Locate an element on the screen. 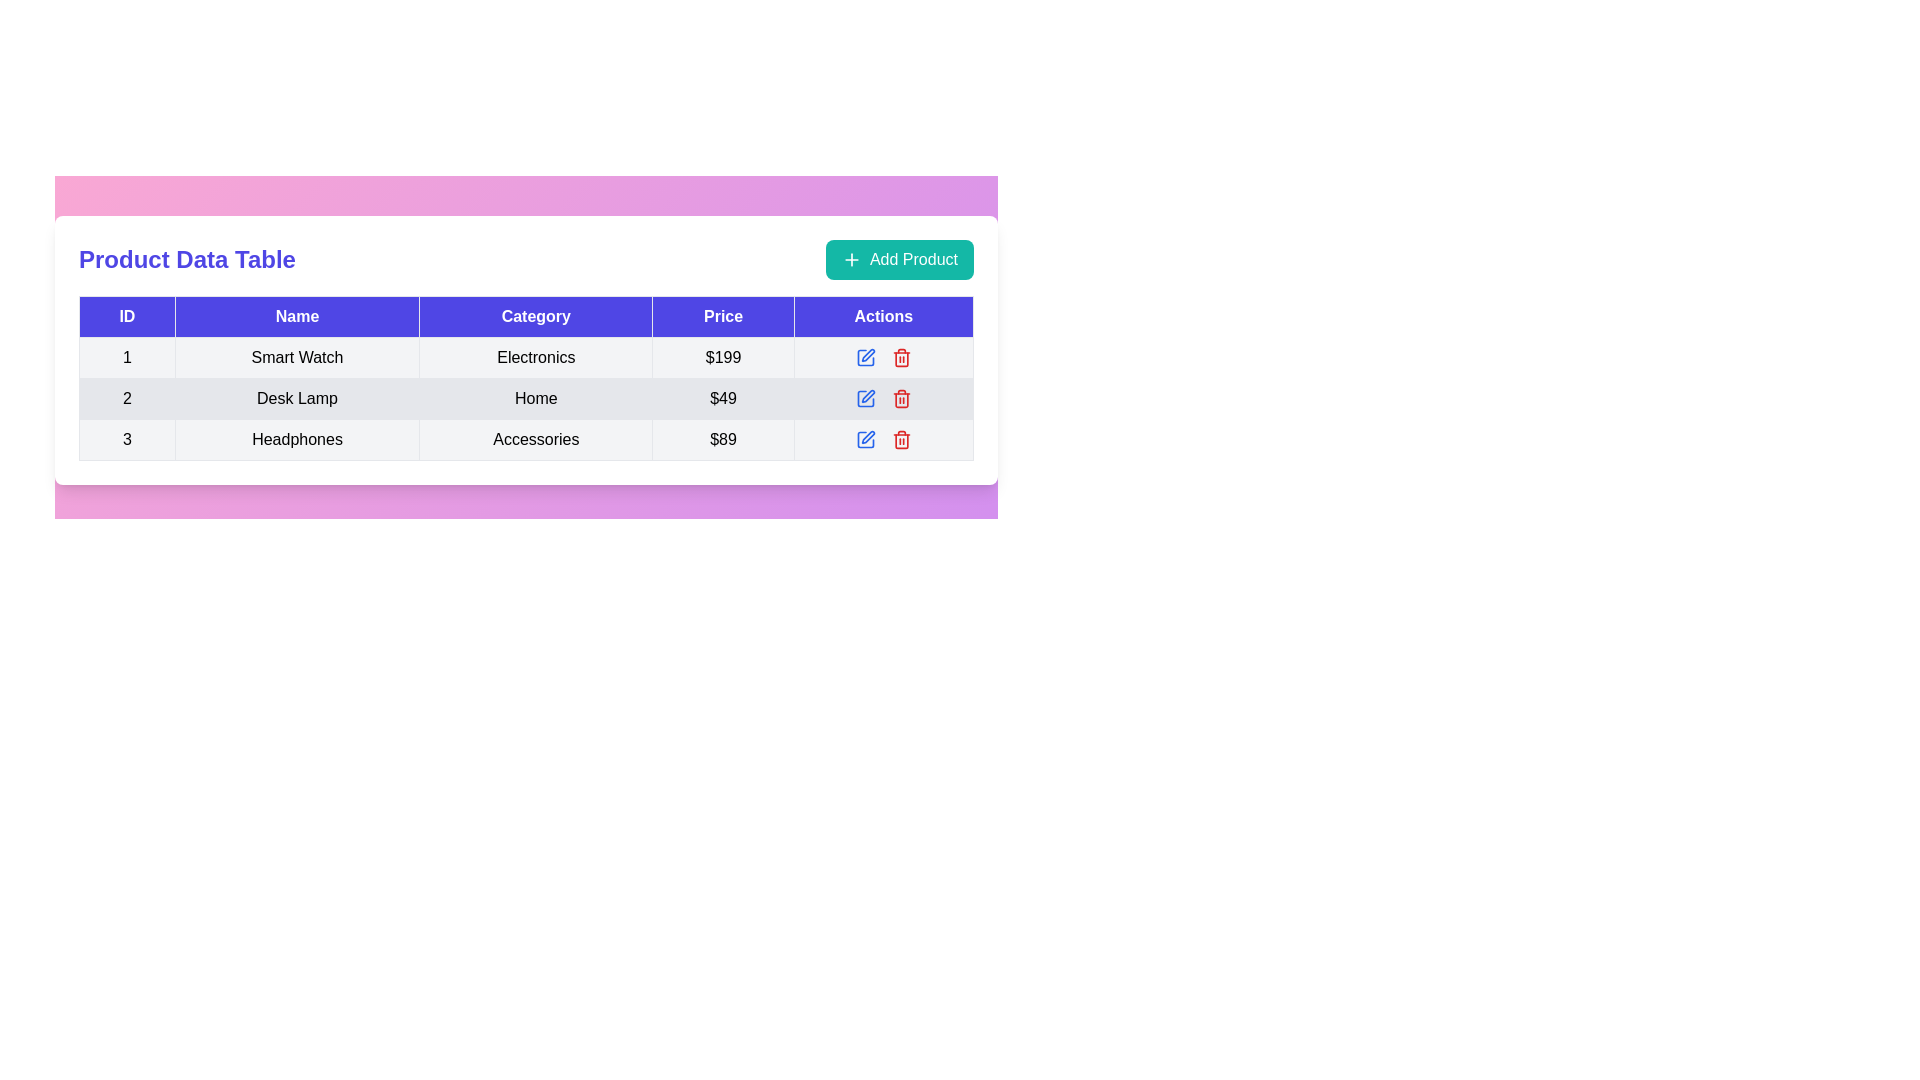  the blue square icon in the 'Actions' column of the second row is located at coordinates (865, 357).